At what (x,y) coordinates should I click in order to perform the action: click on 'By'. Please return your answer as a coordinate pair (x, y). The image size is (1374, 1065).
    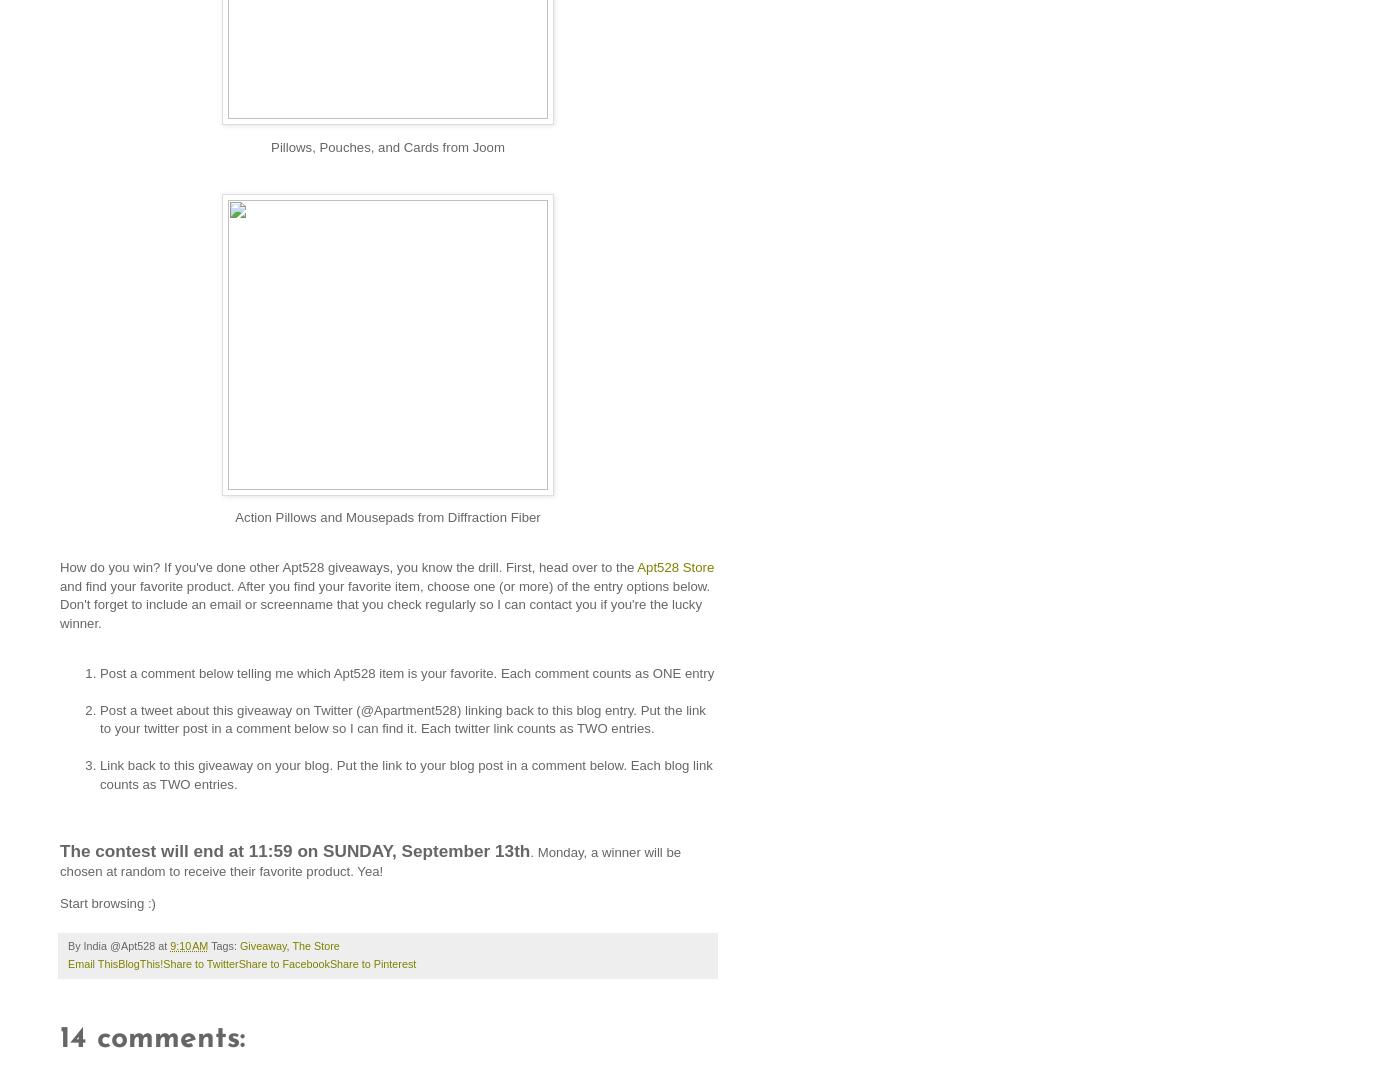
    Looking at the image, I should click on (74, 946).